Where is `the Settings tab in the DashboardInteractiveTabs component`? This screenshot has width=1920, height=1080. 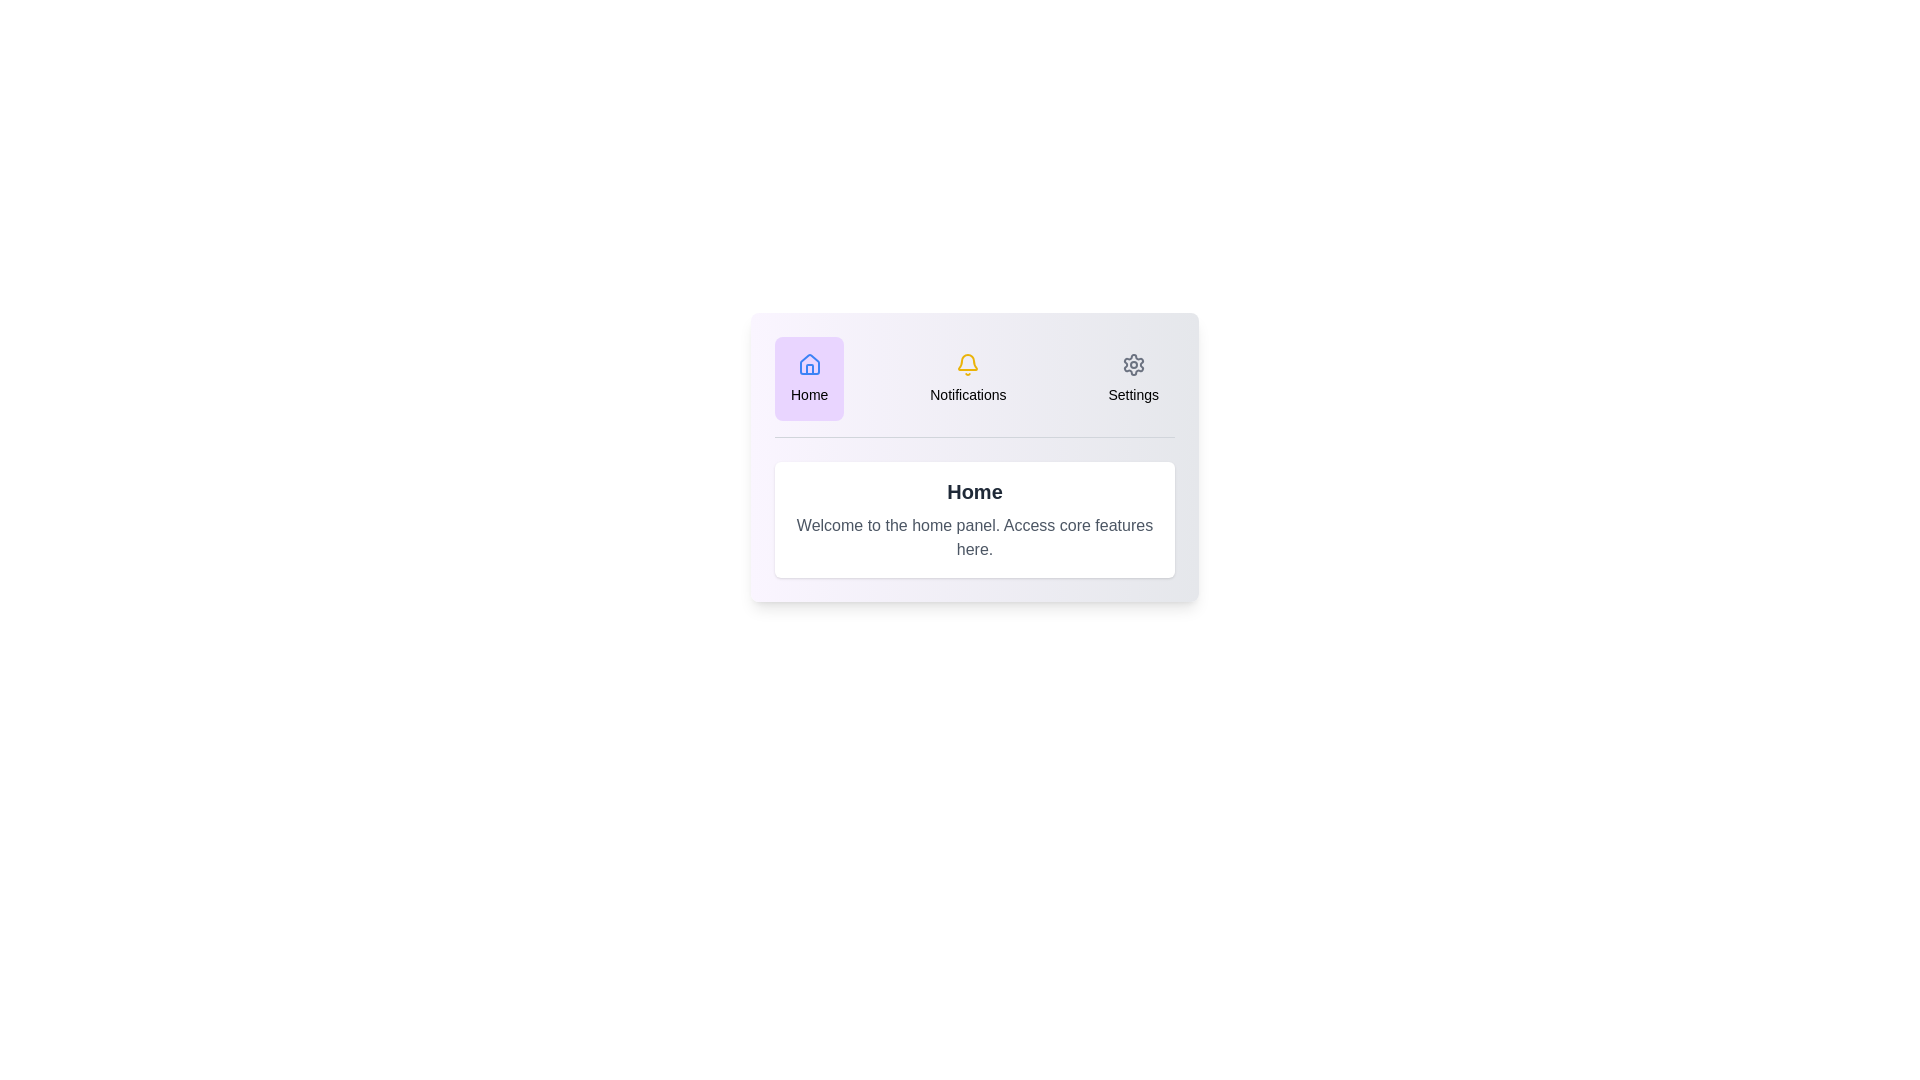 the Settings tab in the DashboardInteractiveTabs component is located at coordinates (1132, 378).